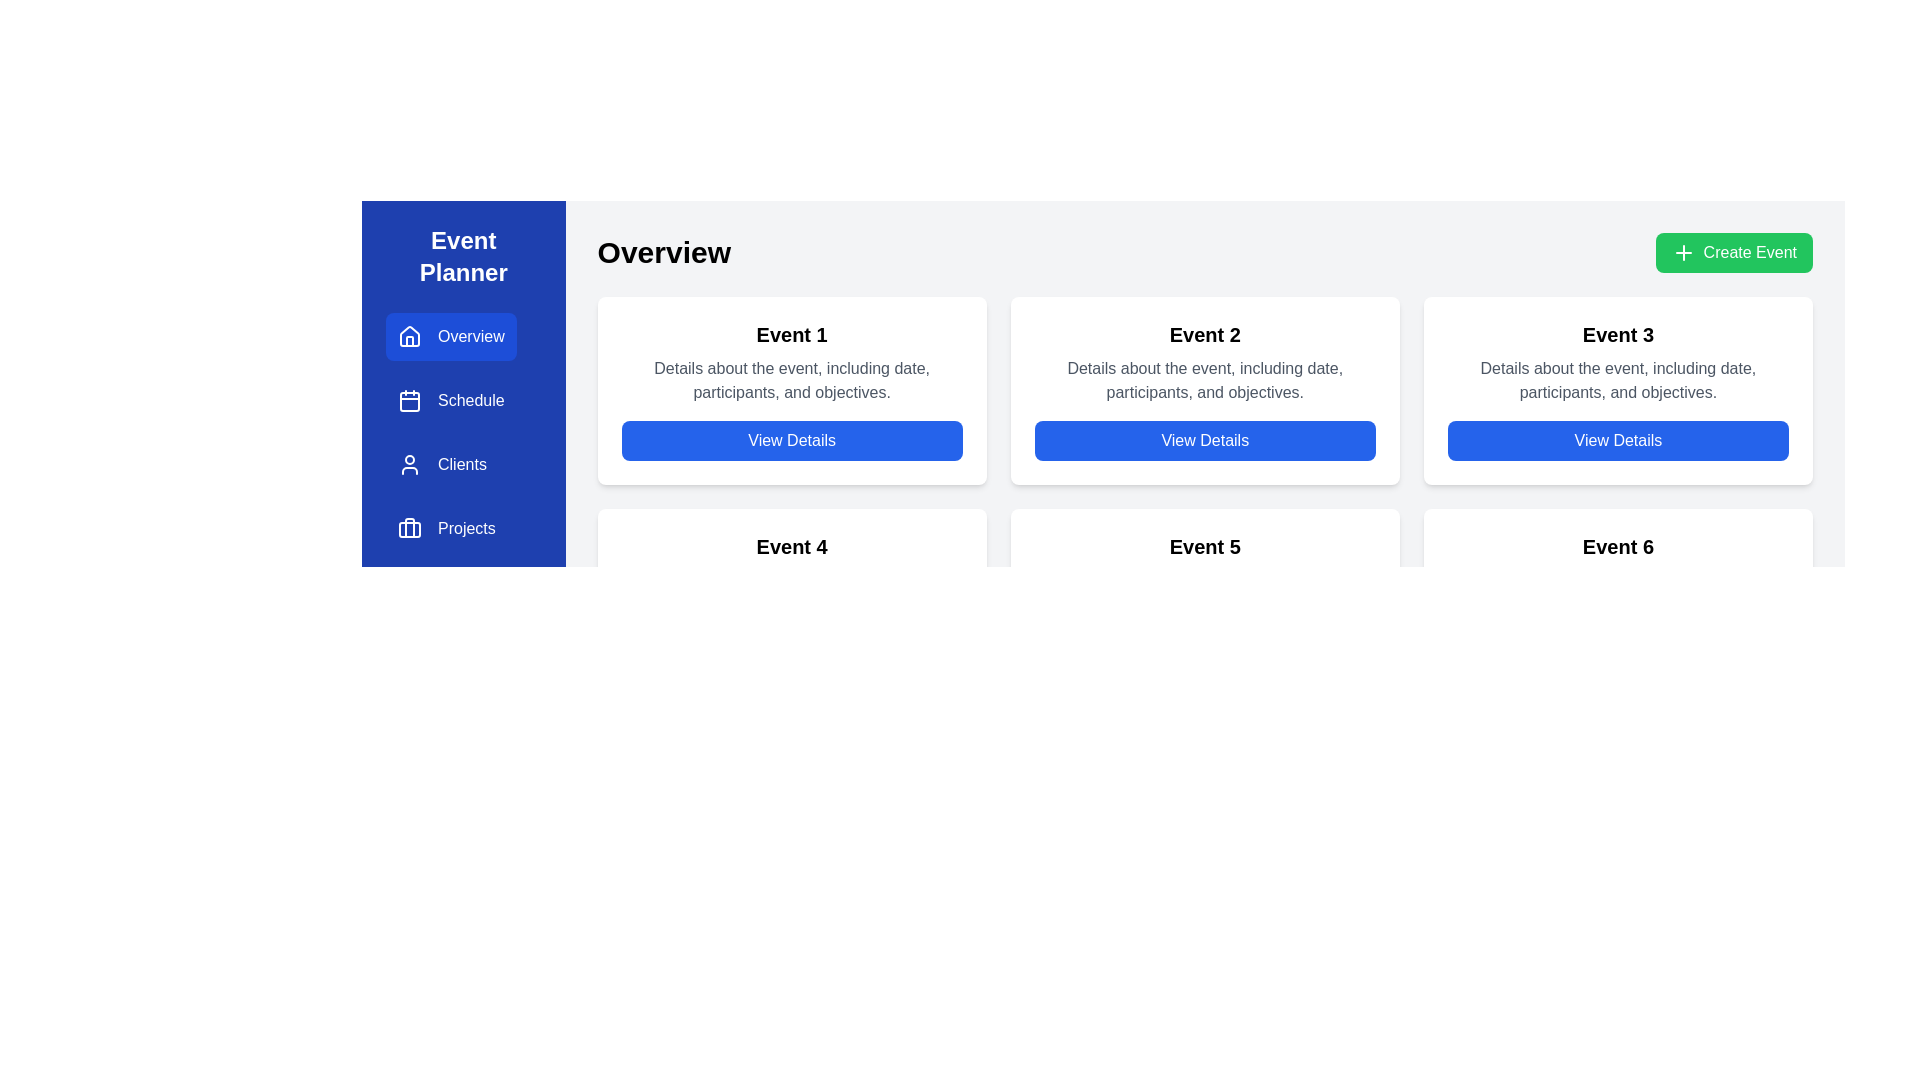 This screenshot has width=1920, height=1080. Describe the element at coordinates (1618, 362) in the screenshot. I see `the text block that provides a title and brief summary about 'Event 3', located below the 'Overview' header and to the right of the second card in the grid layout` at that location.